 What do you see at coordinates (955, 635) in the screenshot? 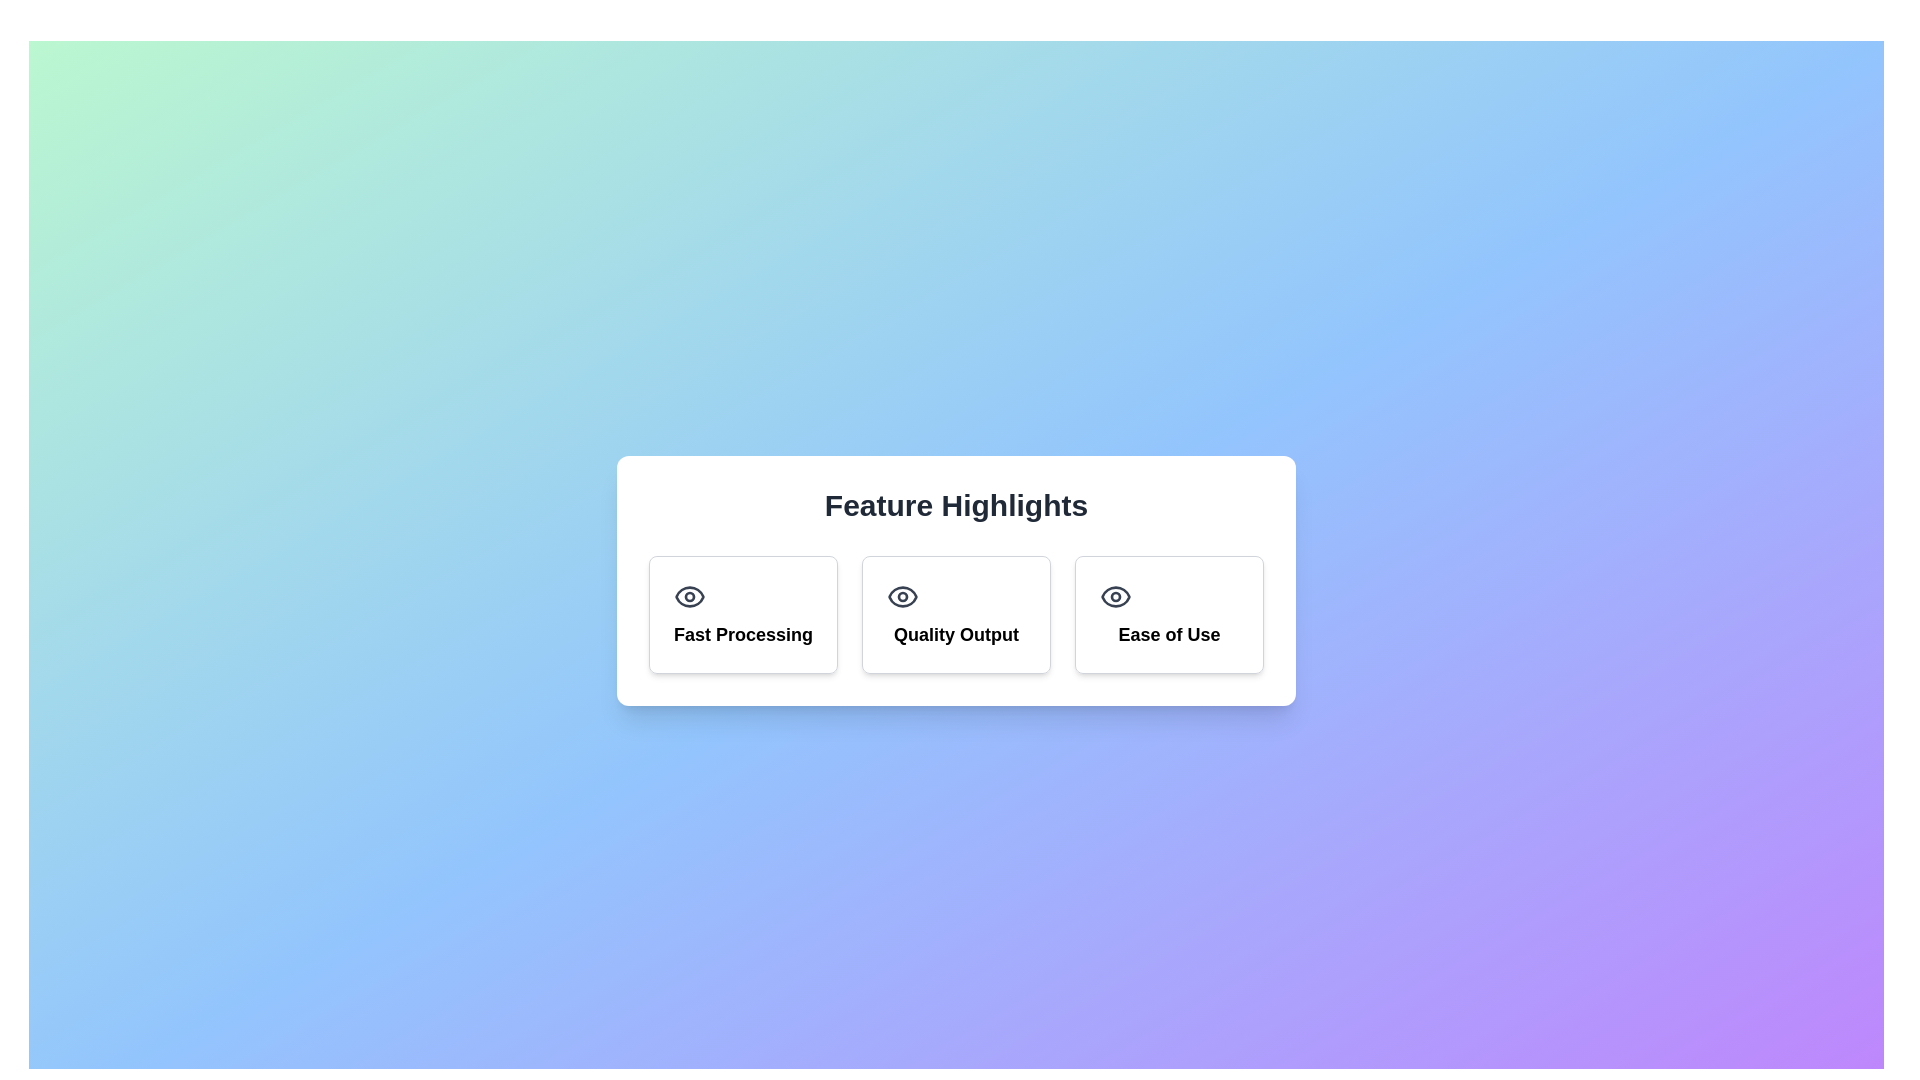
I see `text label that reads 'Quality Output', which is styled with a bold, slightly larger font and is centrally located underneath an eye icon` at bounding box center [955, 635].